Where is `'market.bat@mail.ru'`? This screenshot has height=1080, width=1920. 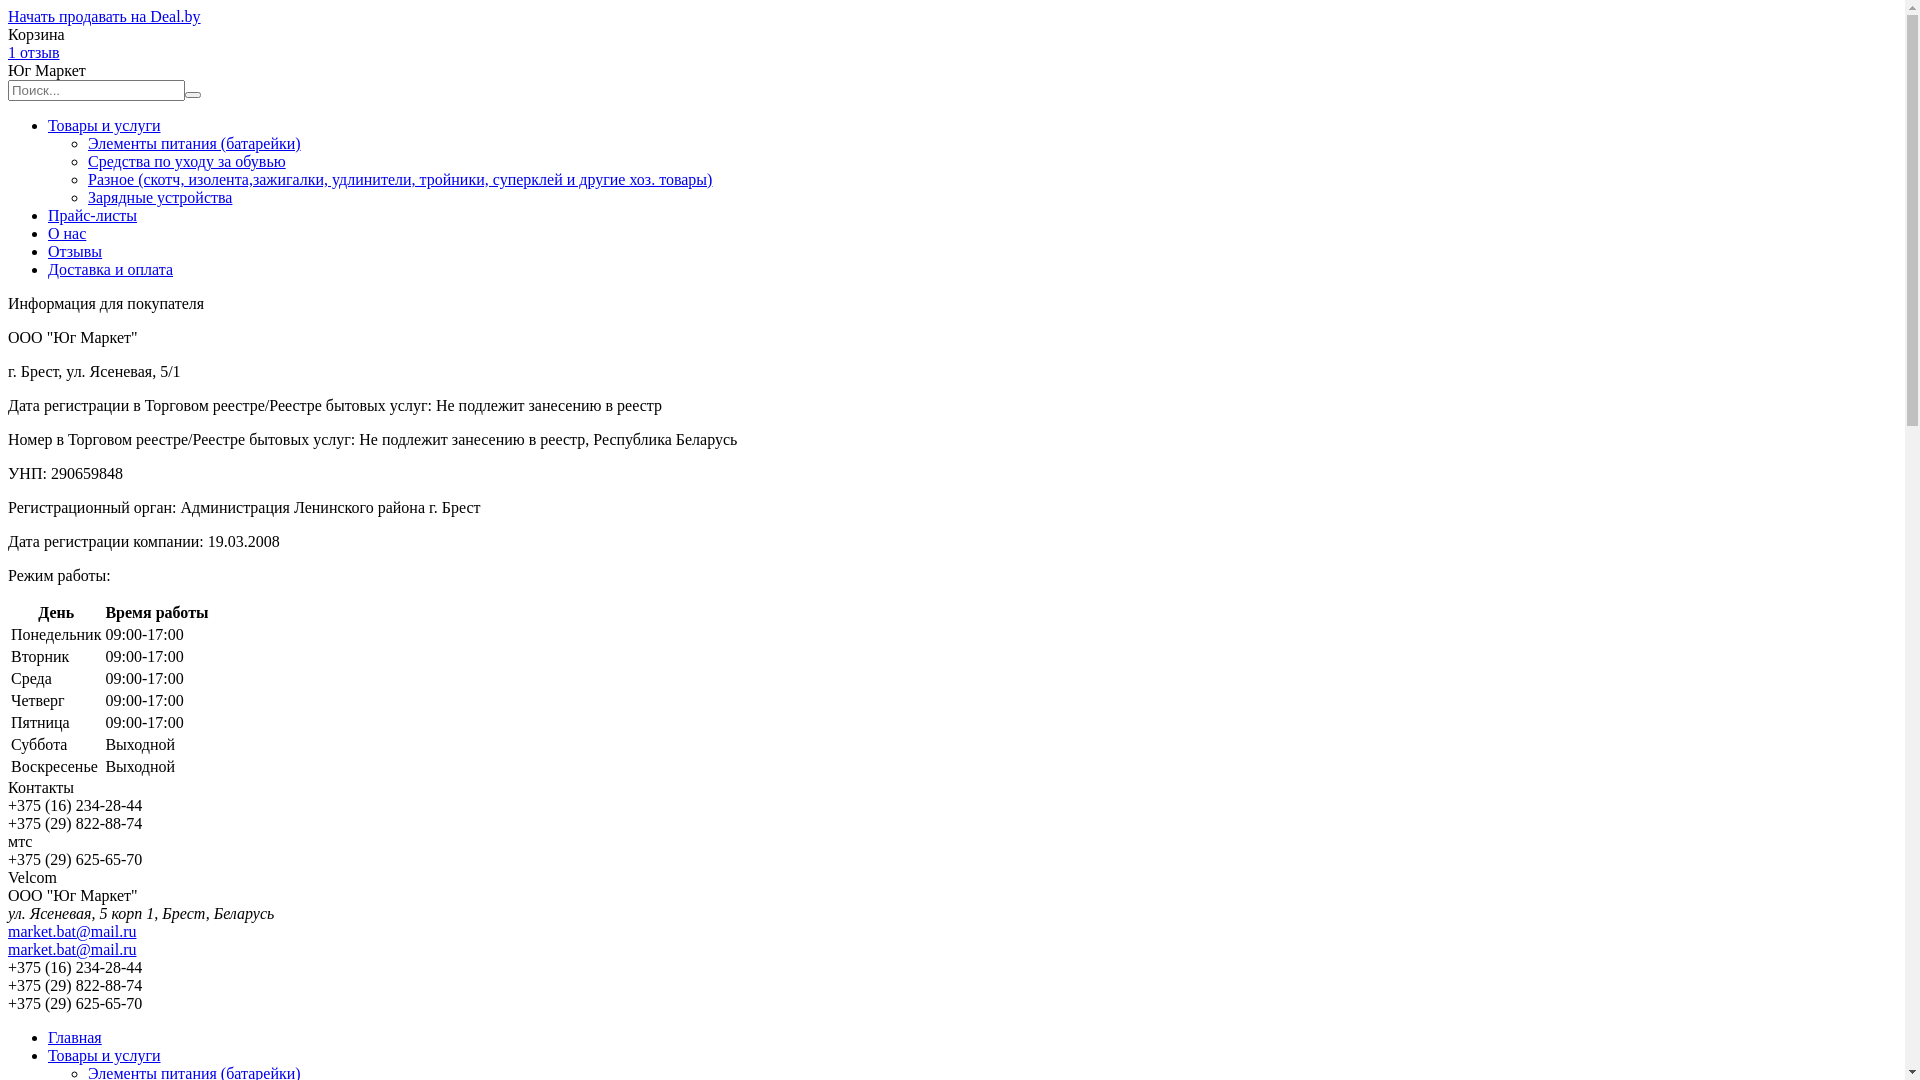
'market.bat@mail.ru' is located at coordinates (72, 931).